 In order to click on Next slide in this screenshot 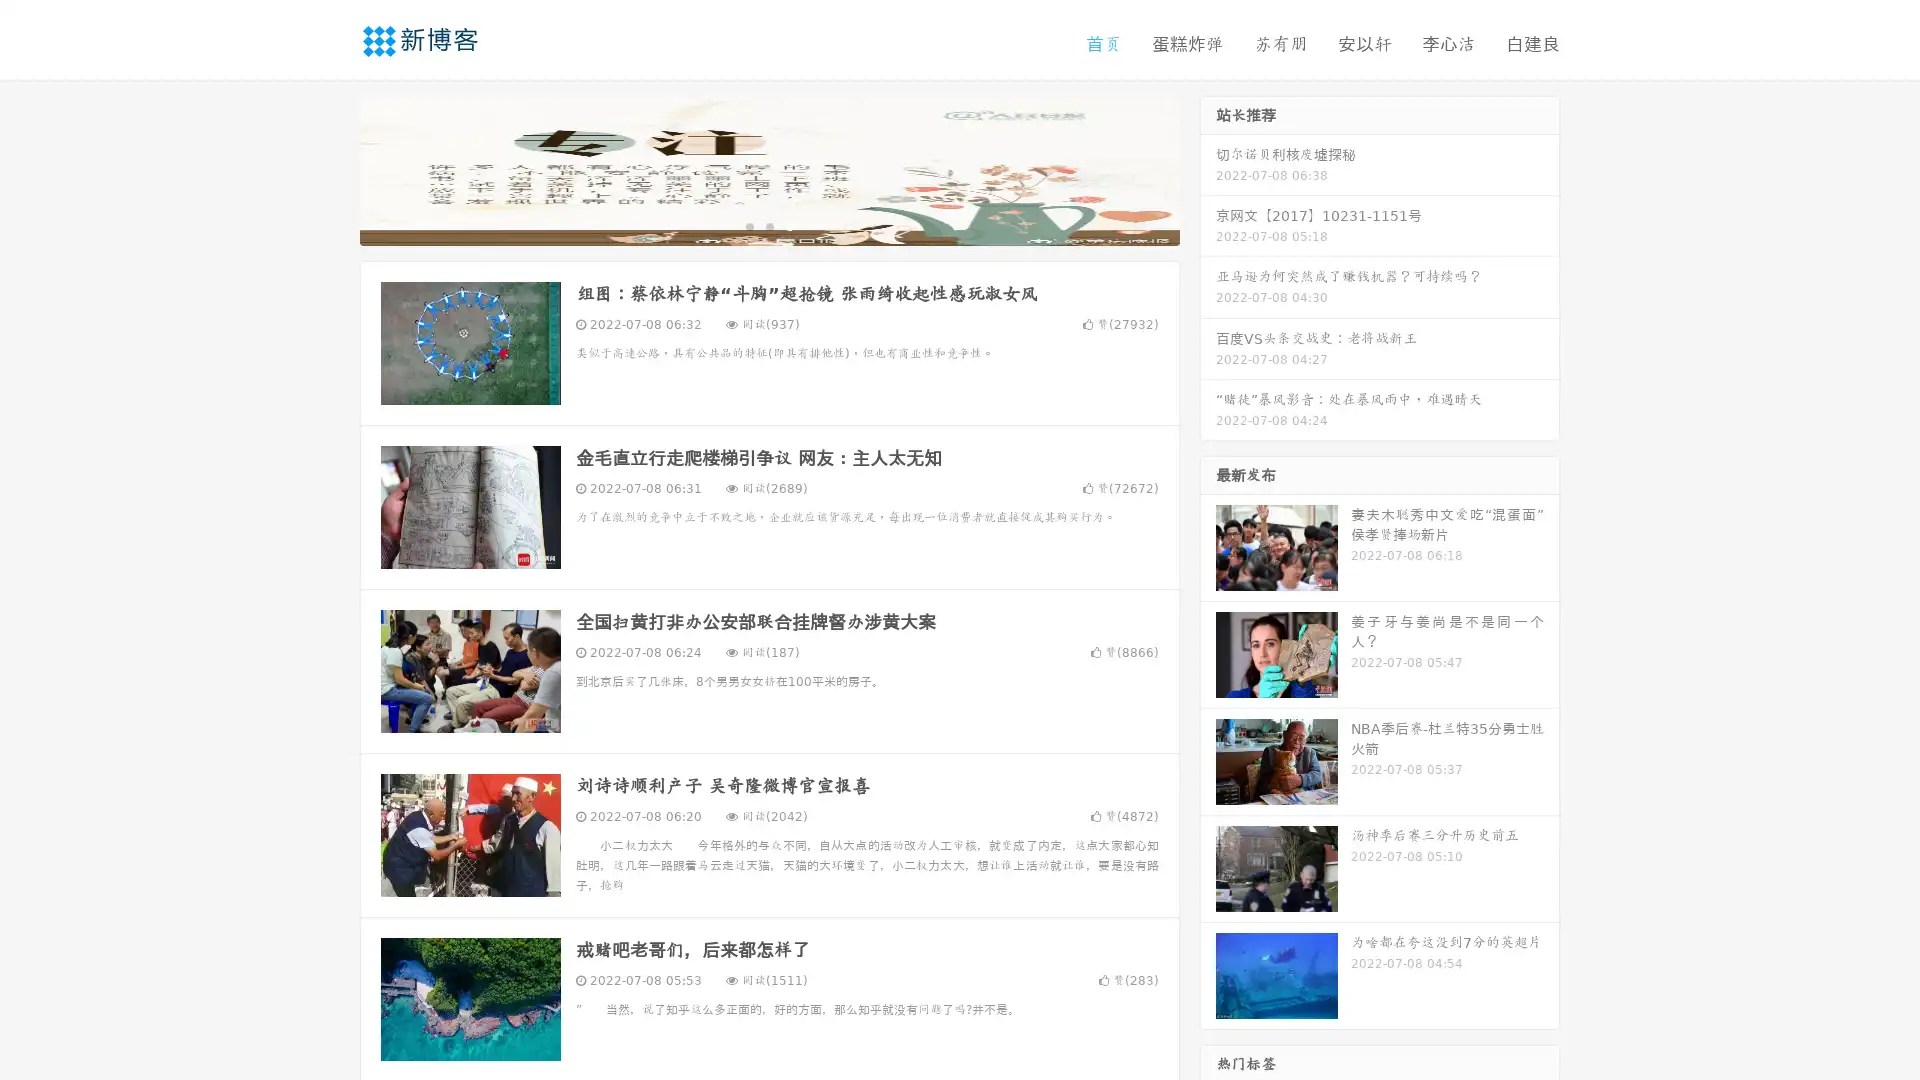, I will do `click(1208, 168)`.